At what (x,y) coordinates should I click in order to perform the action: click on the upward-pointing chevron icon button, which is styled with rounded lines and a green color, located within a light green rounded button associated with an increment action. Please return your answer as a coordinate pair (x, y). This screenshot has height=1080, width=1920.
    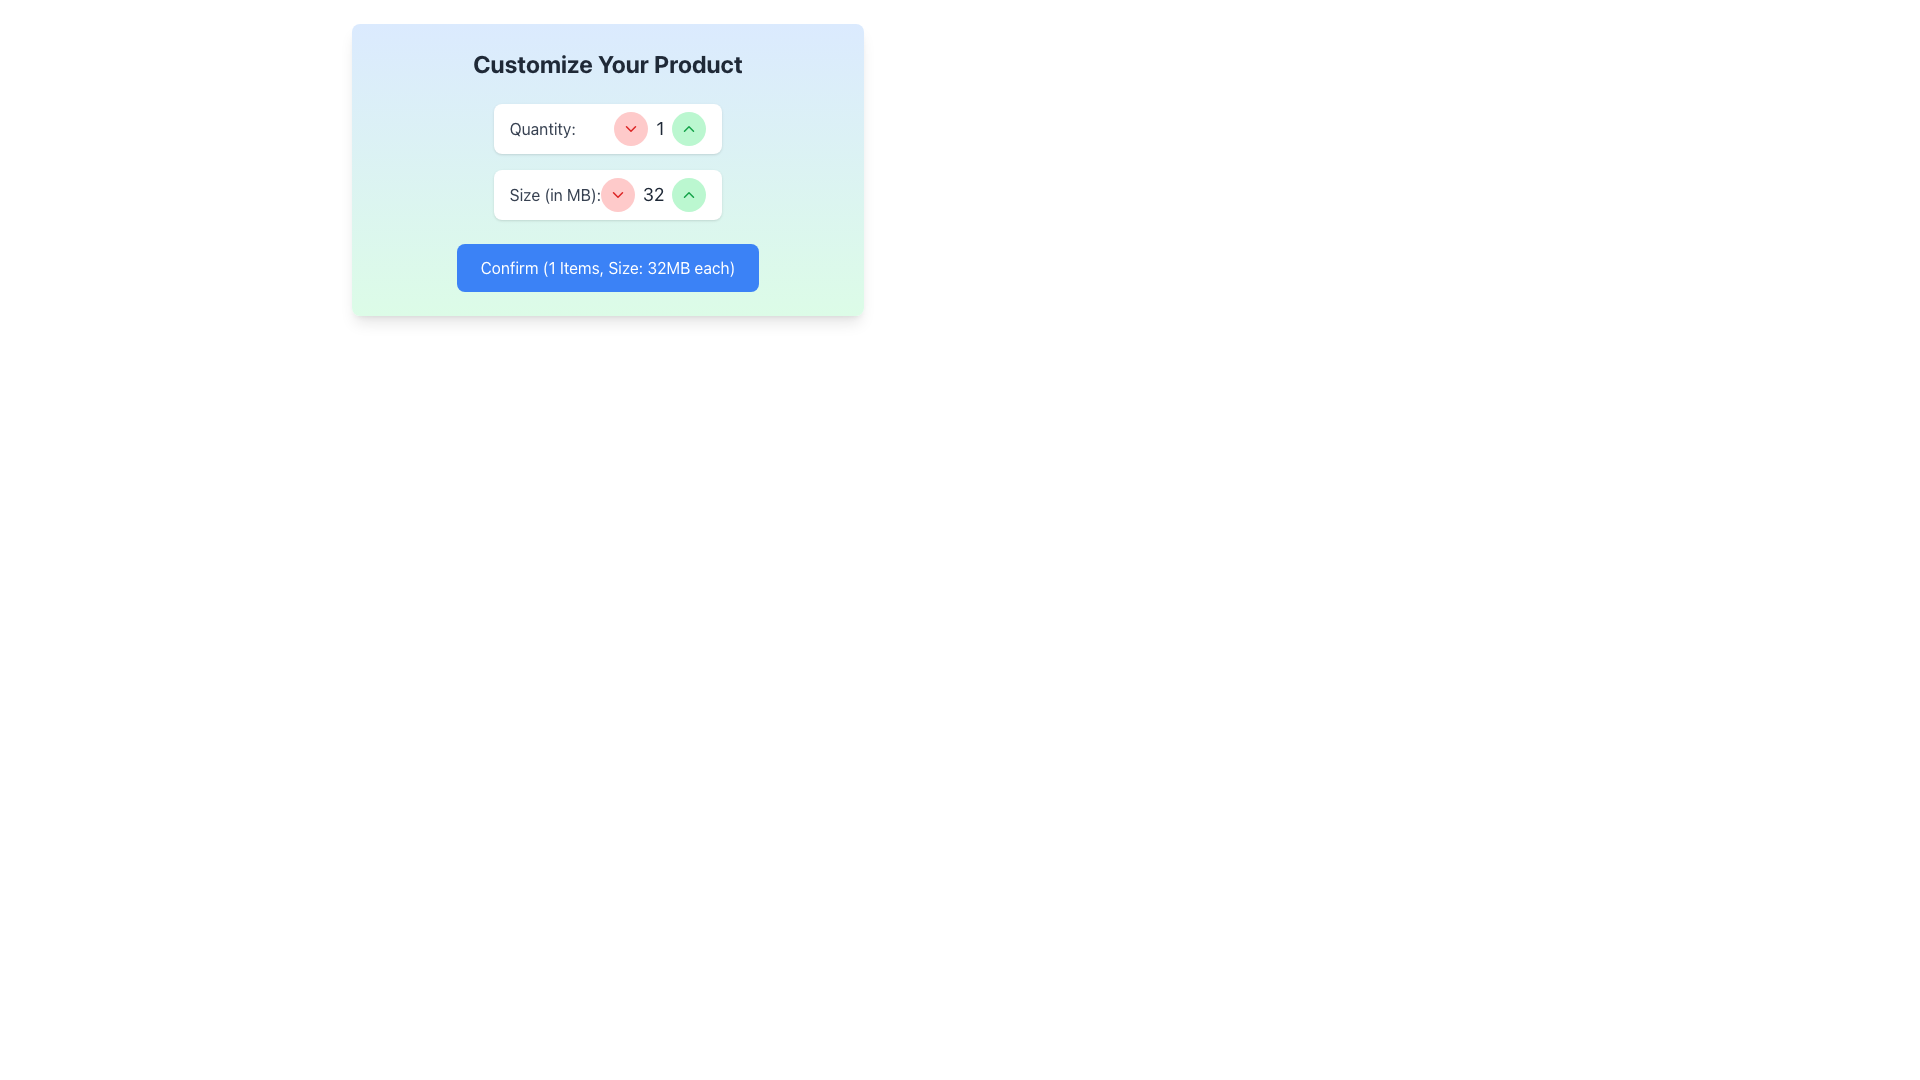
    Looking at the image, I should click on (689, 195).